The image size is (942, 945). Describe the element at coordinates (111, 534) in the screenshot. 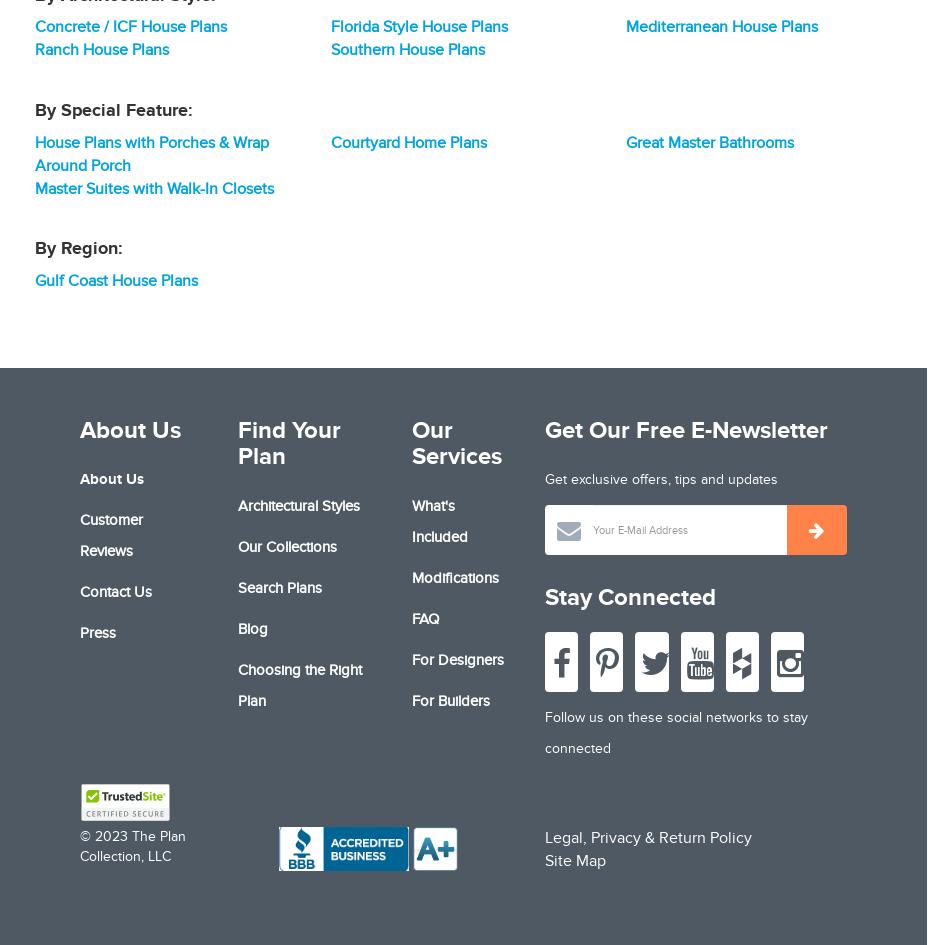

I see `'Customer Reviews'` at that location.